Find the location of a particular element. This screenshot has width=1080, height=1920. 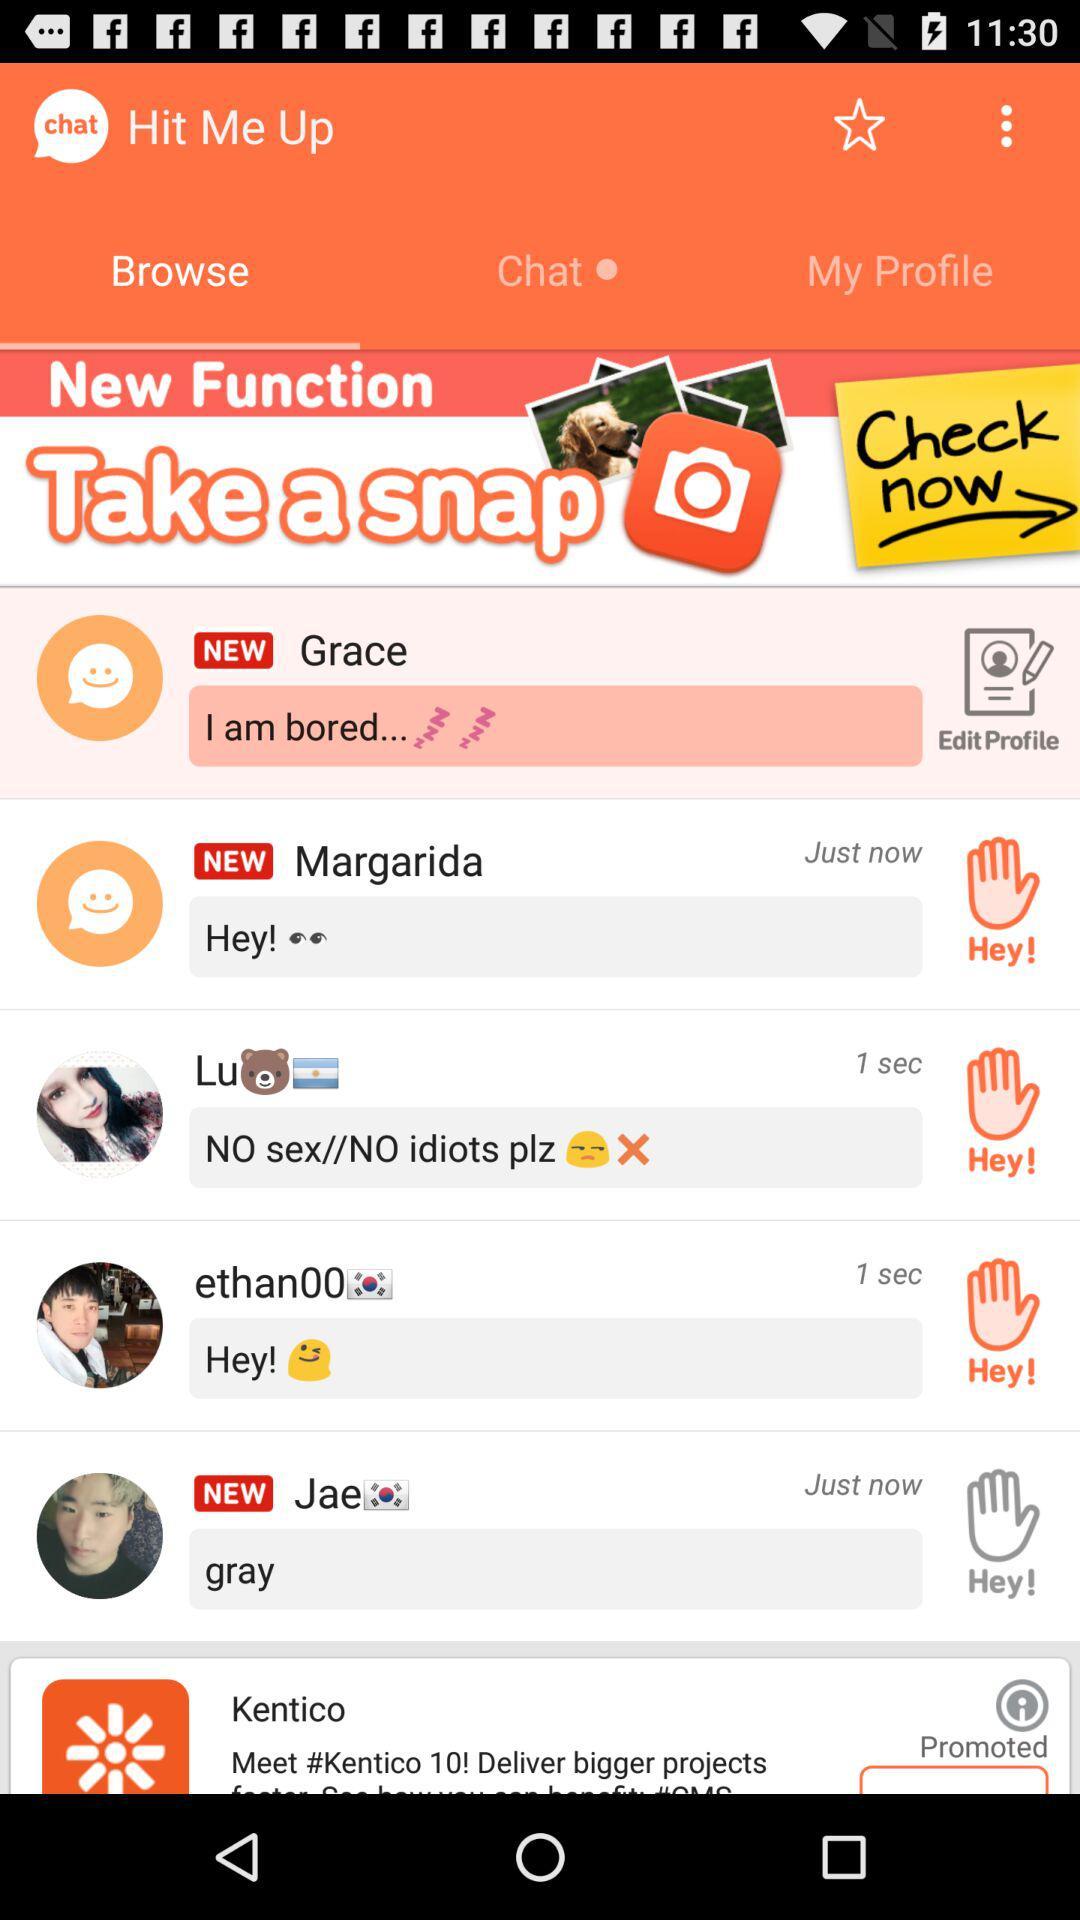

promoted app logo is located at coordinates (115, 1735).